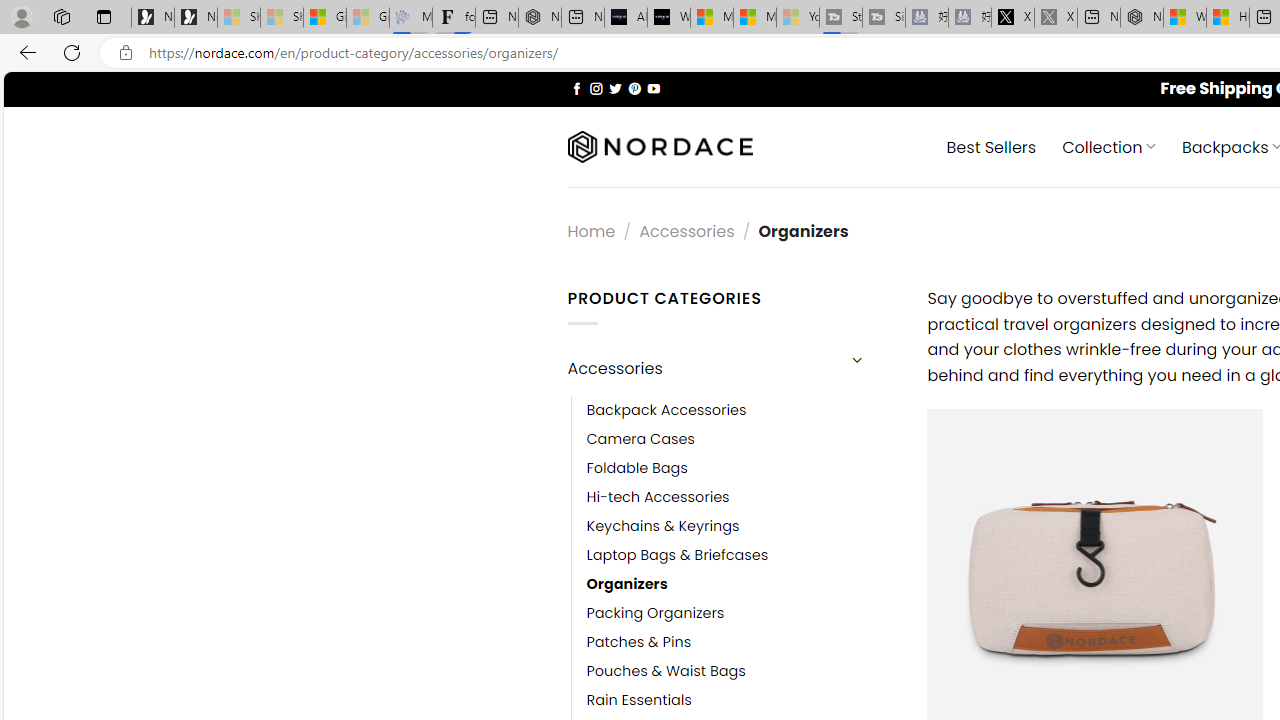  Describe the element at coordinates (657, 495) in the screenshot. I see `'Hi-tech Accessories'` at that location.